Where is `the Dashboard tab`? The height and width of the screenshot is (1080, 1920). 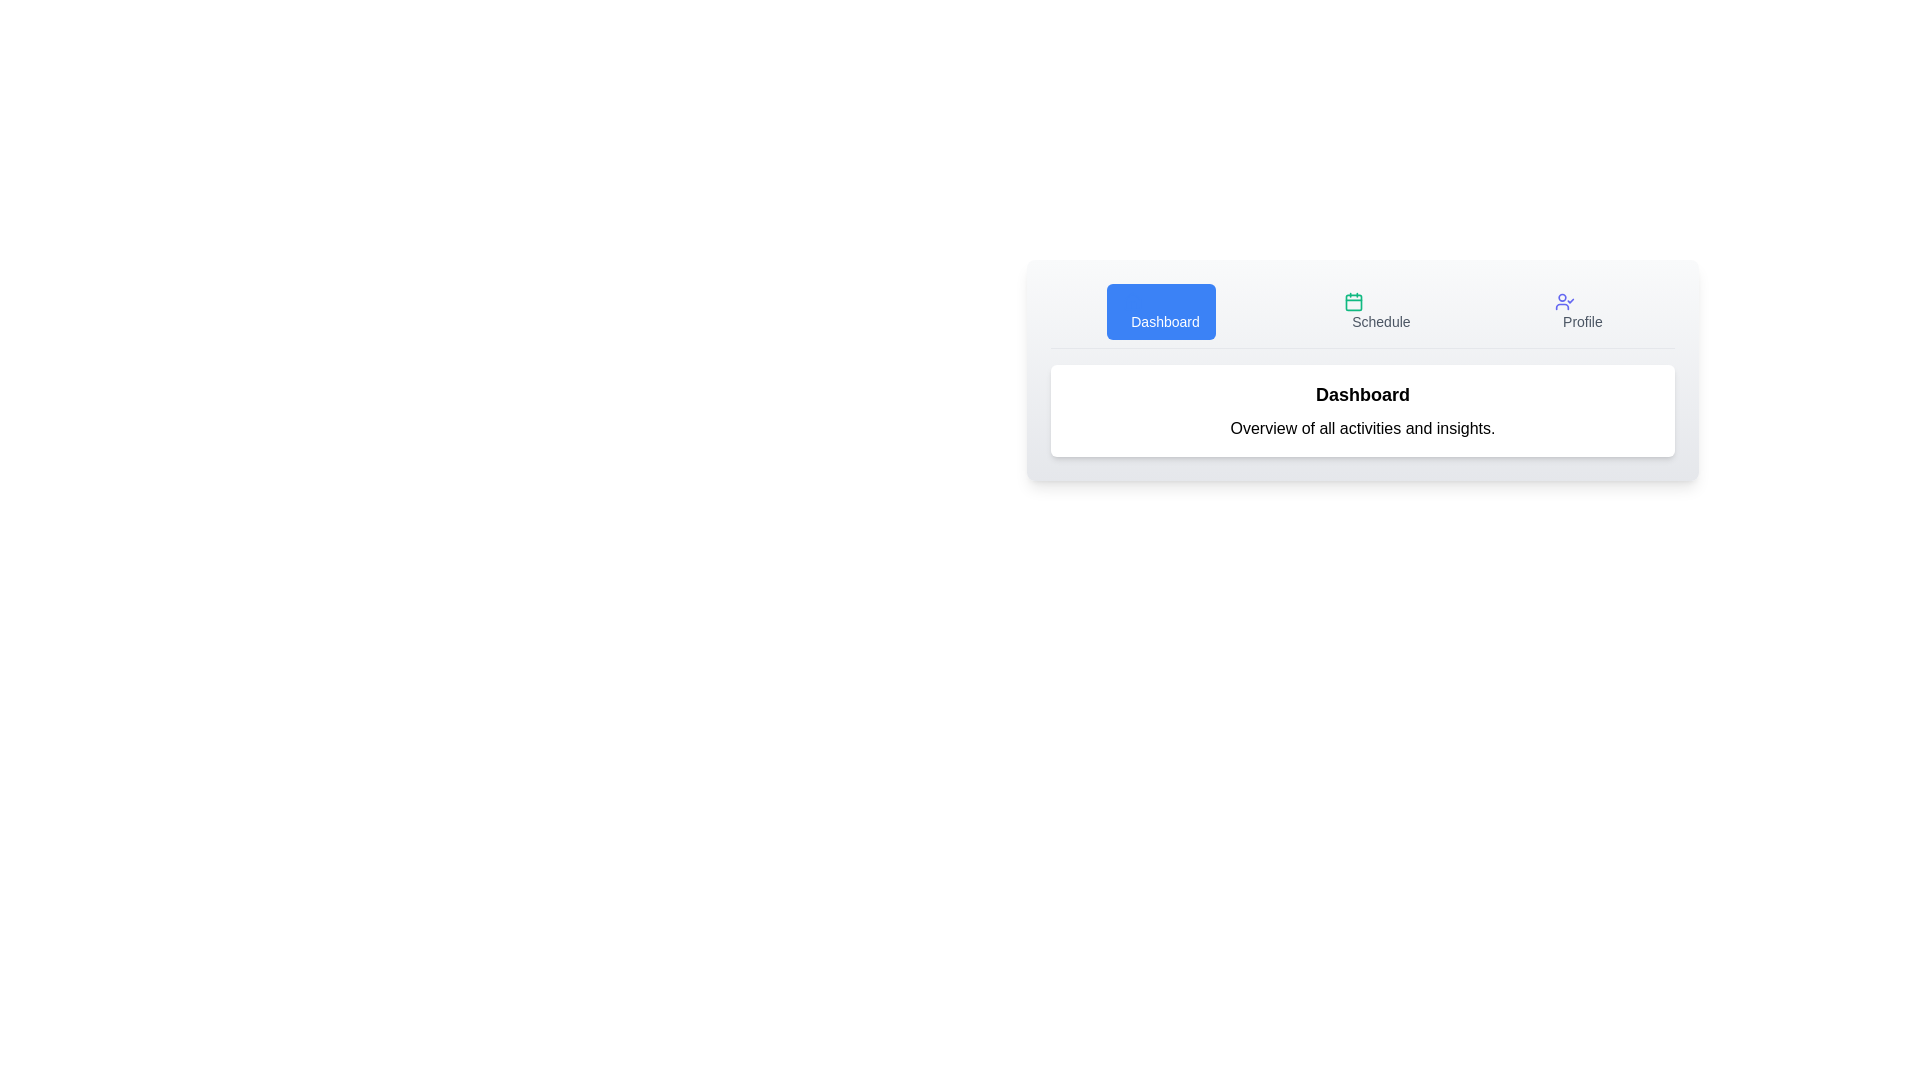
the Dashboard tab is located at coordinates (1161, 312).